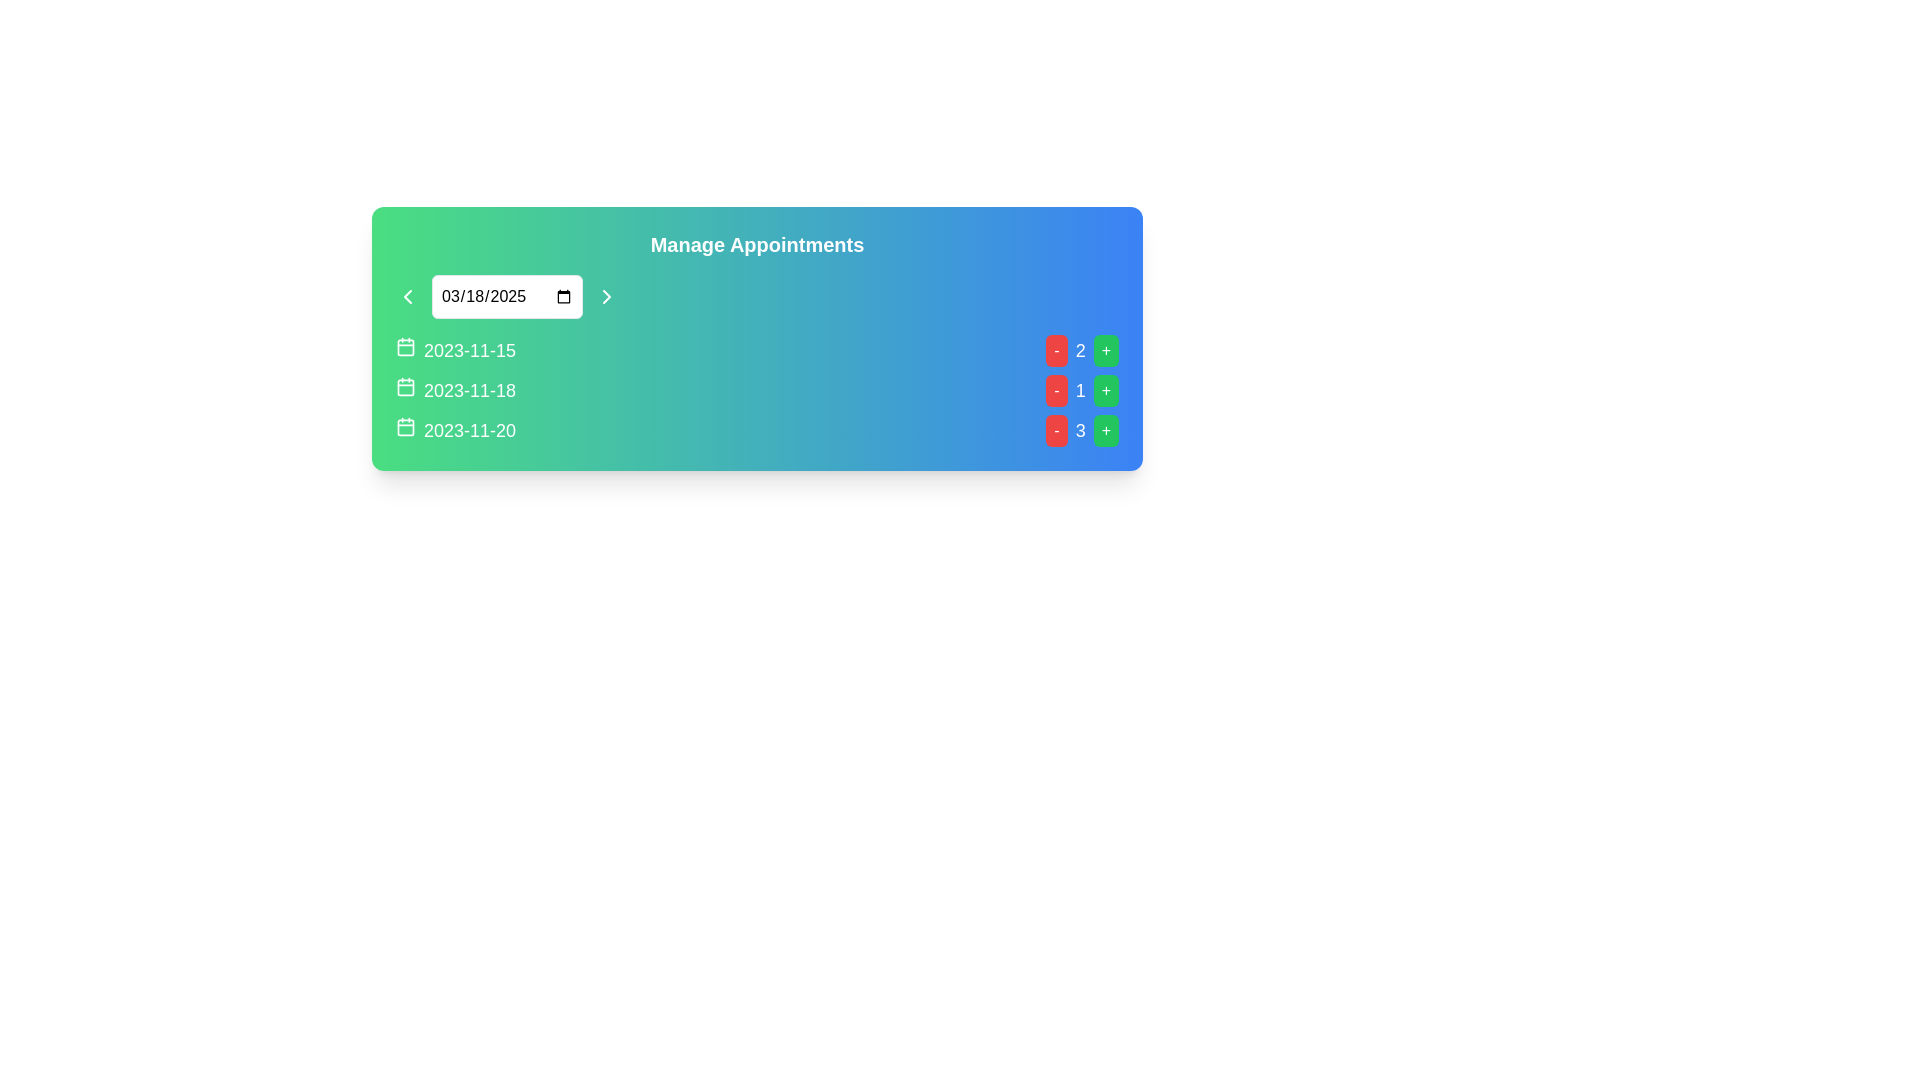  I want to click on the date entry button displaying the date '2023-11-18' with a calendar icon, which is the second item in the vertical list of date entries, so click(455, 390).